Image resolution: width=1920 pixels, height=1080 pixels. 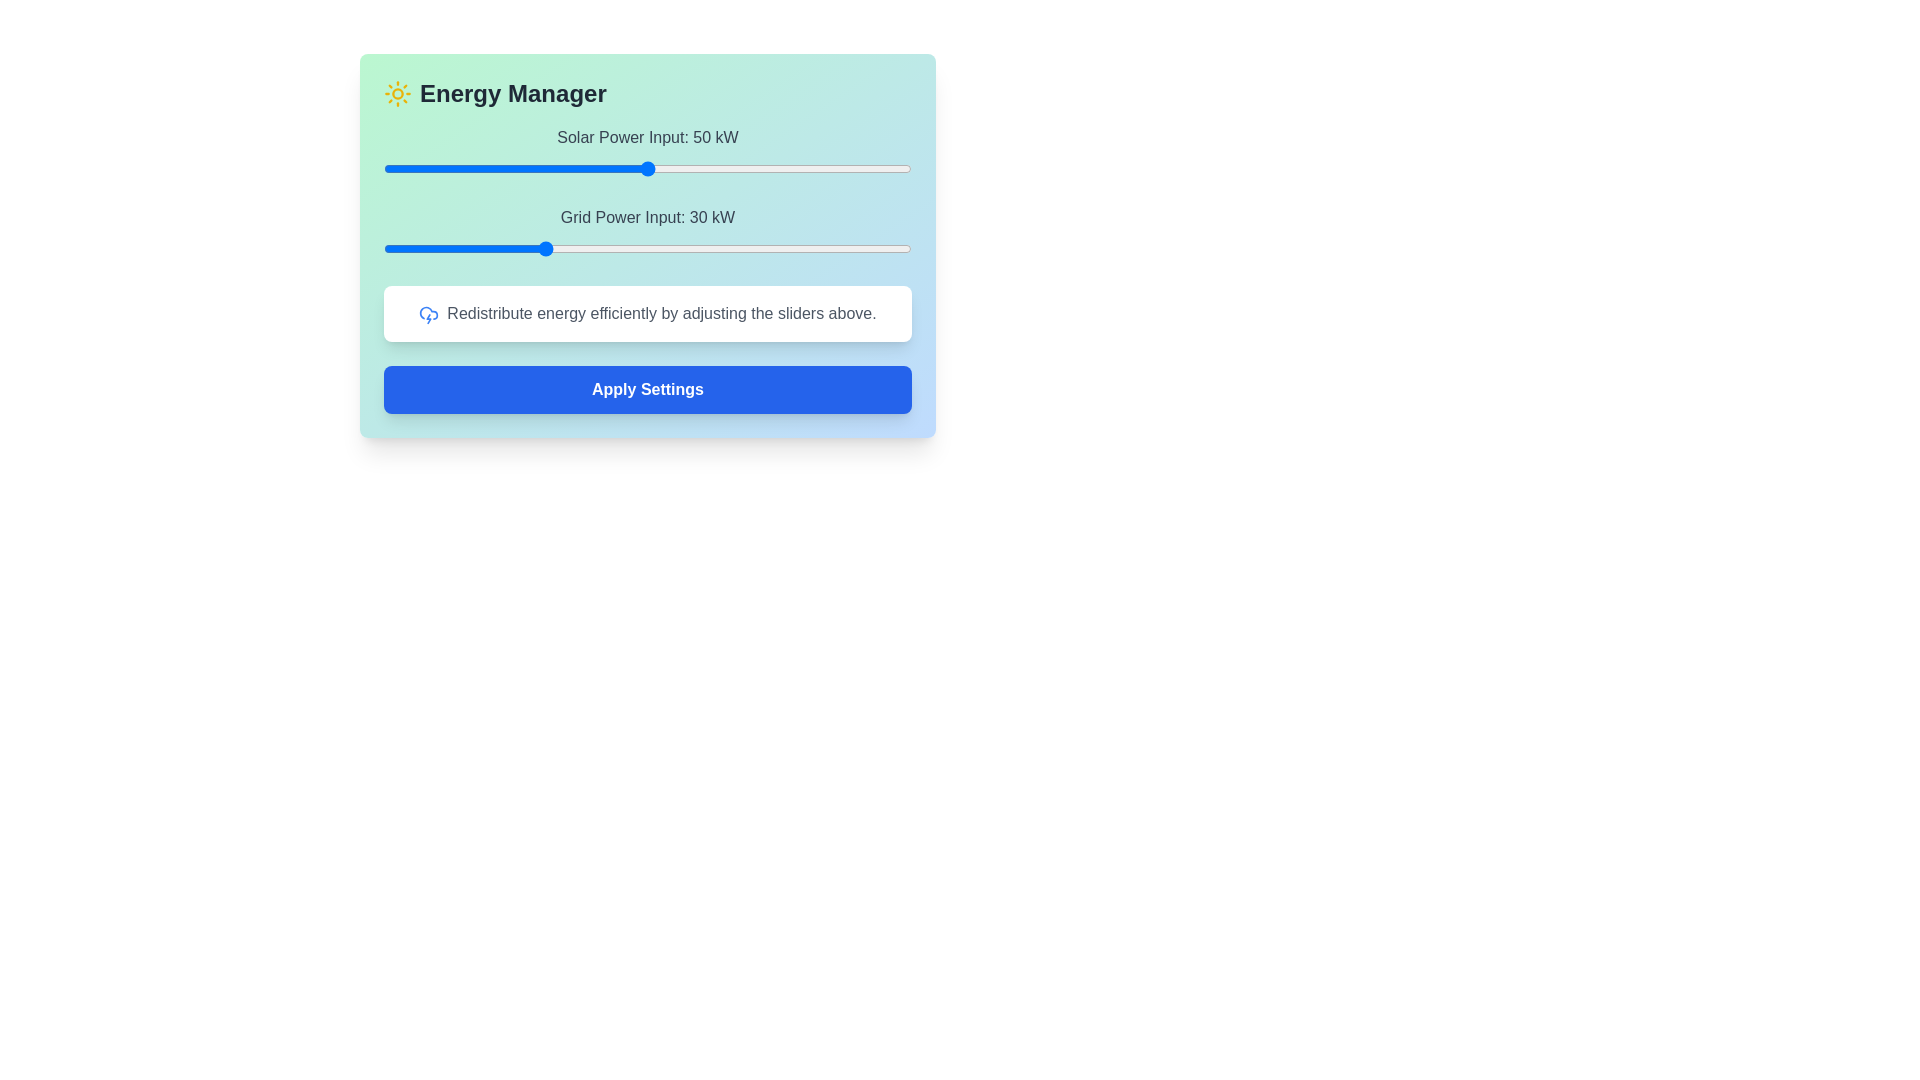 I want to click on the Solar Power Input slider to 67 kW, so click(x=736, y=168).